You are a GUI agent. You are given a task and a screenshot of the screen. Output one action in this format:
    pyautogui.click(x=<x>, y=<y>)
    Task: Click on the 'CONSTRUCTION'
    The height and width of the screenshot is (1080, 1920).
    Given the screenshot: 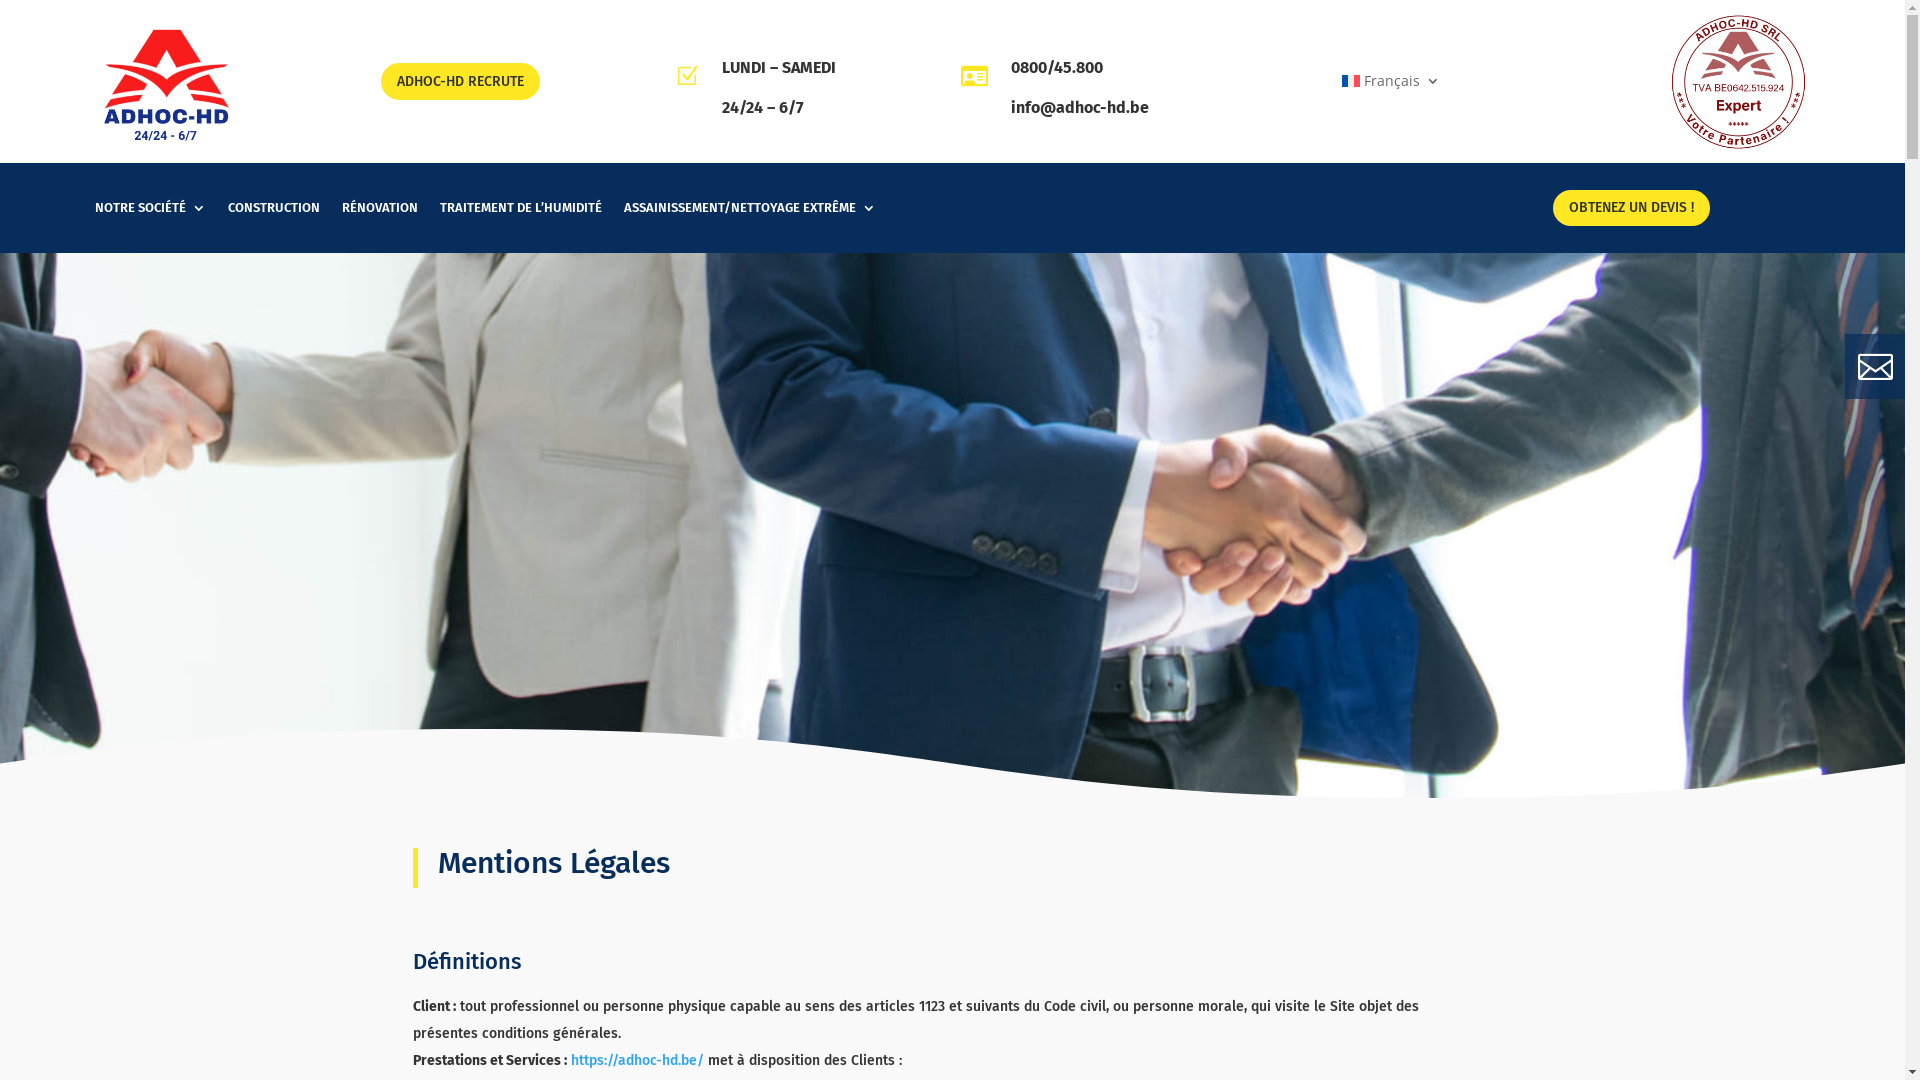 What is the action you would take?
    pyautogui.click(x=272, y=212)
    